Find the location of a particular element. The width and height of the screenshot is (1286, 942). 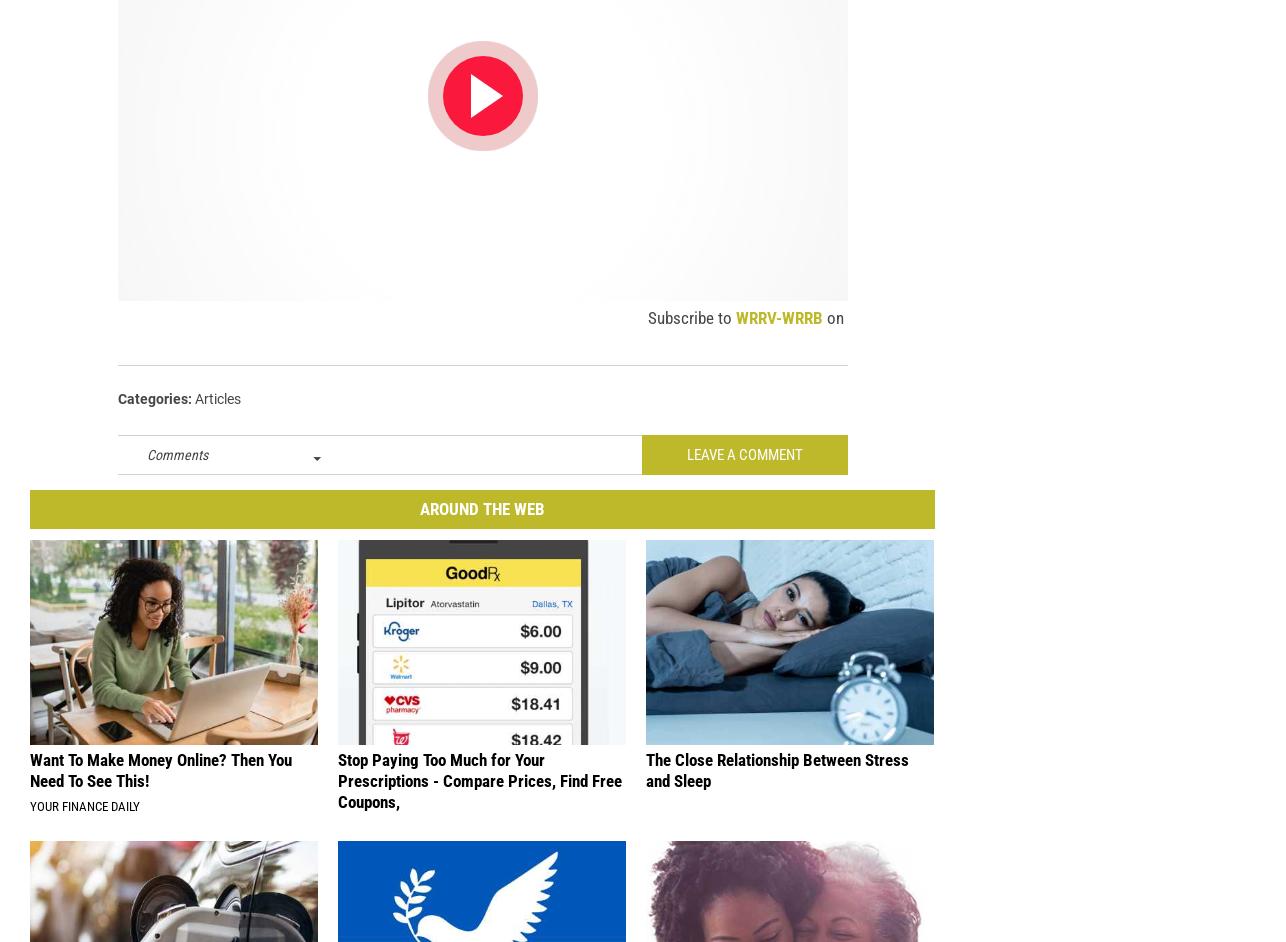

'Want To Make Money Online? Then You Need To See This!' is located at coordinates (161, 781).